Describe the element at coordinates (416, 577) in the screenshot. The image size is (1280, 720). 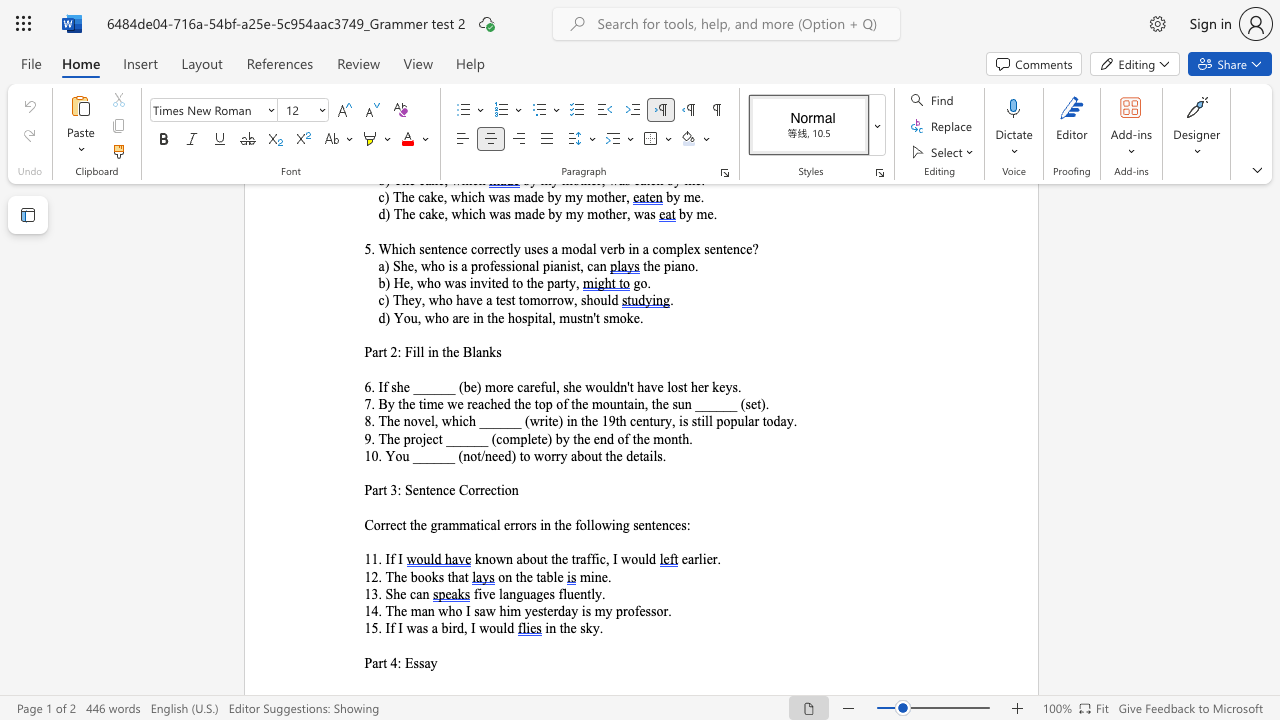
I see `the subset text "ook" within the text "12. The books that"` at that location.